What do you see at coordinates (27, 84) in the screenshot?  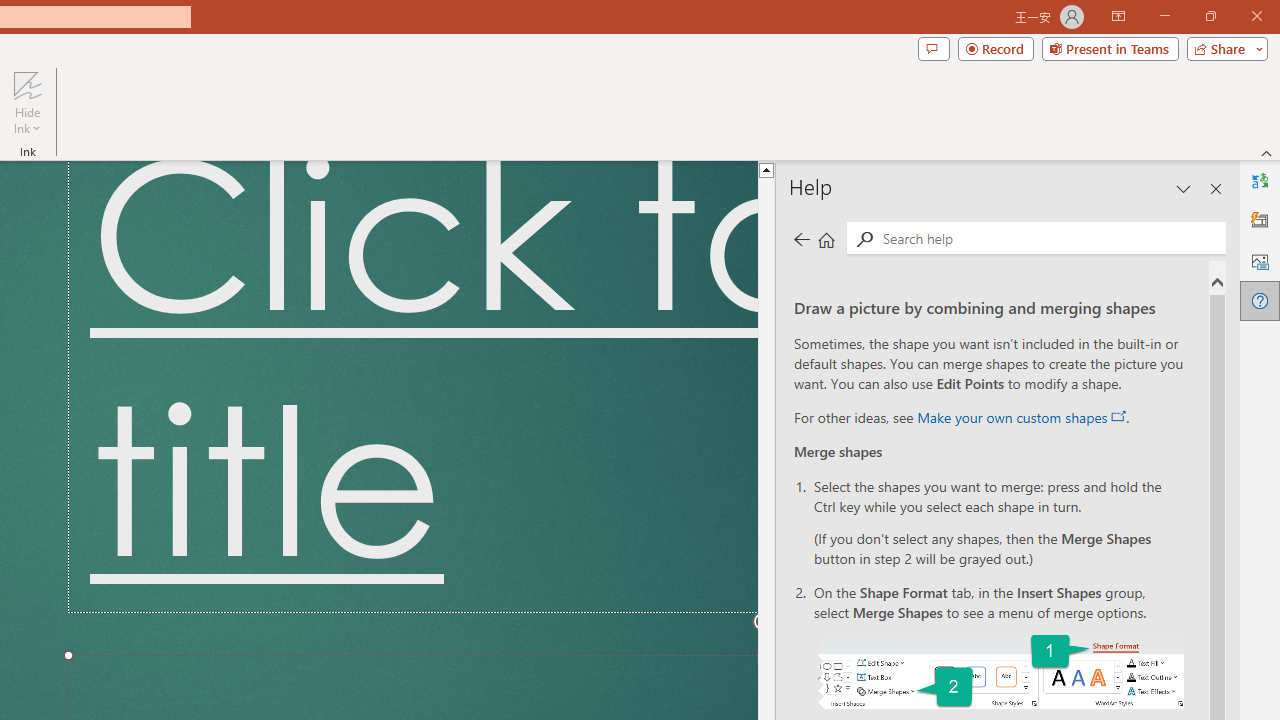 I see `'Hide Ink'` at bounding box center [27, 84].